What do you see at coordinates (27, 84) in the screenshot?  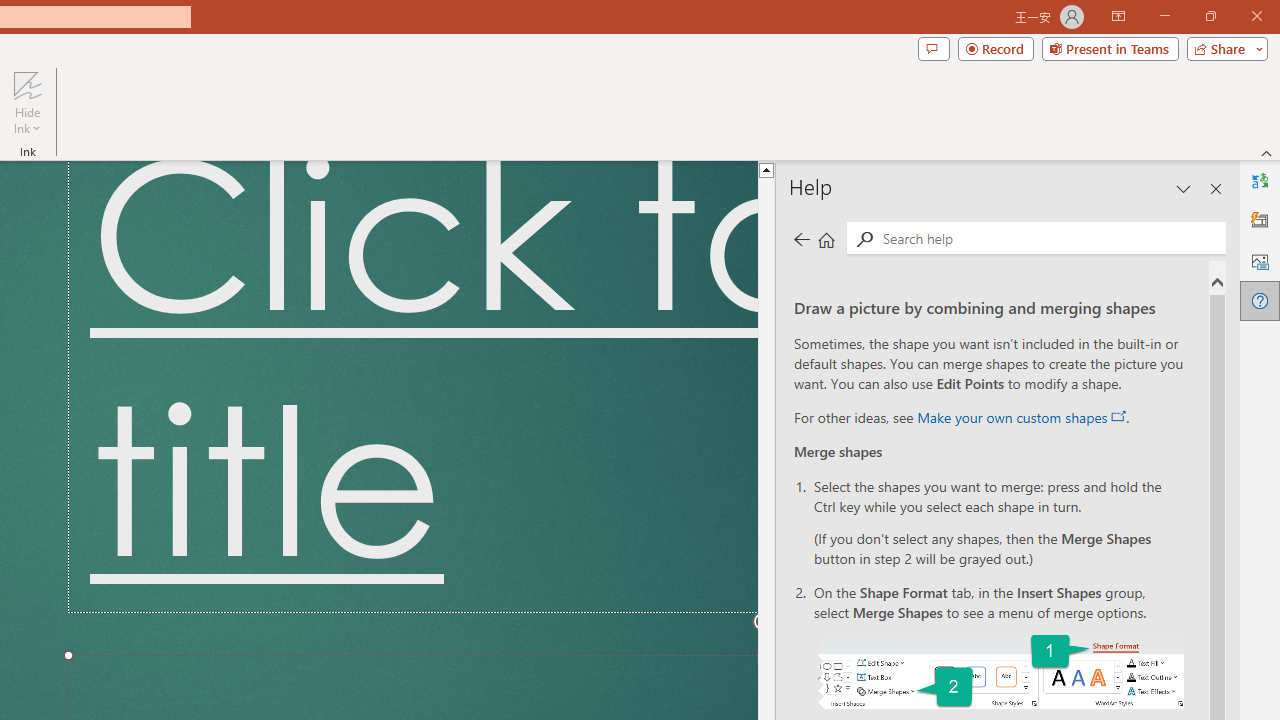 I see `'Hide Ink'` at bounding box center [27, 84].